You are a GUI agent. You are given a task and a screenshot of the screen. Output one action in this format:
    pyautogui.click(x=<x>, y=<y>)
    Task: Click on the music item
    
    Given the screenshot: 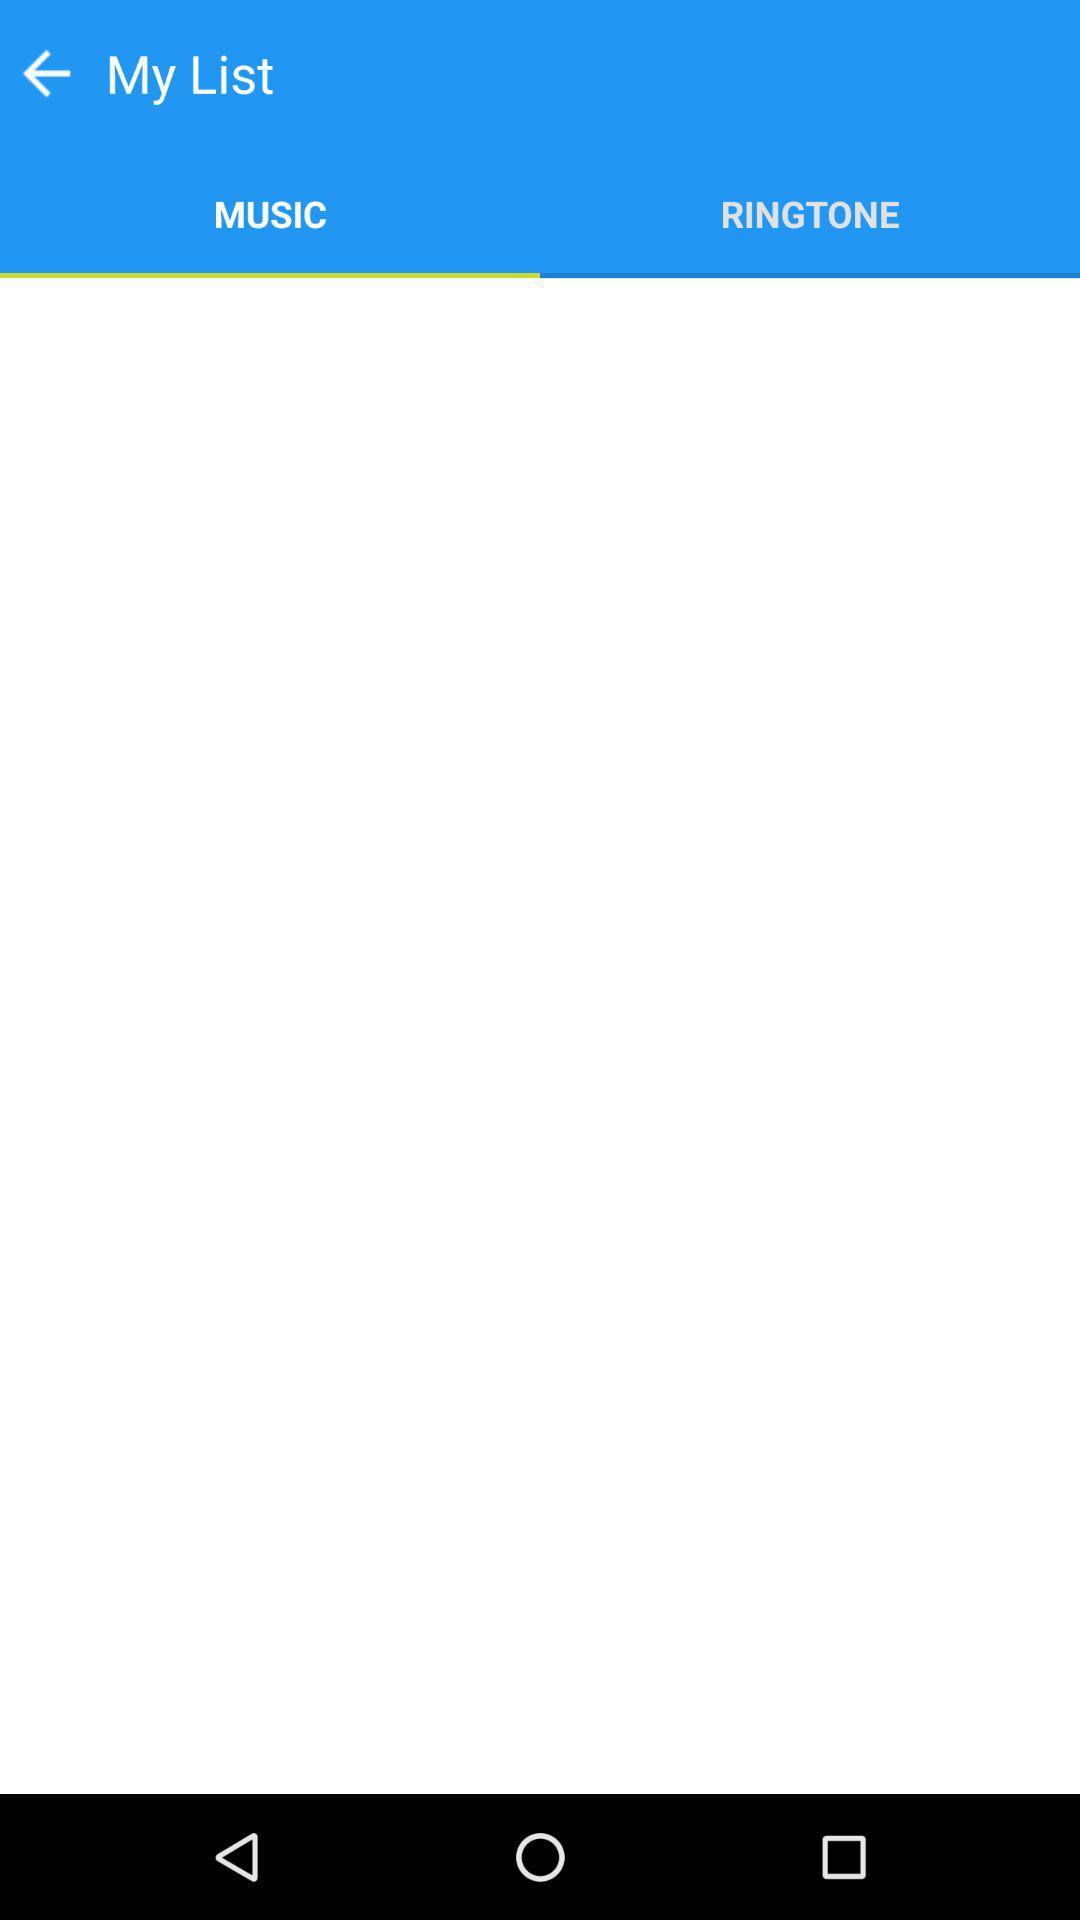 What is the action you would take?
    pyautogui.click(x=270, y=212)
    